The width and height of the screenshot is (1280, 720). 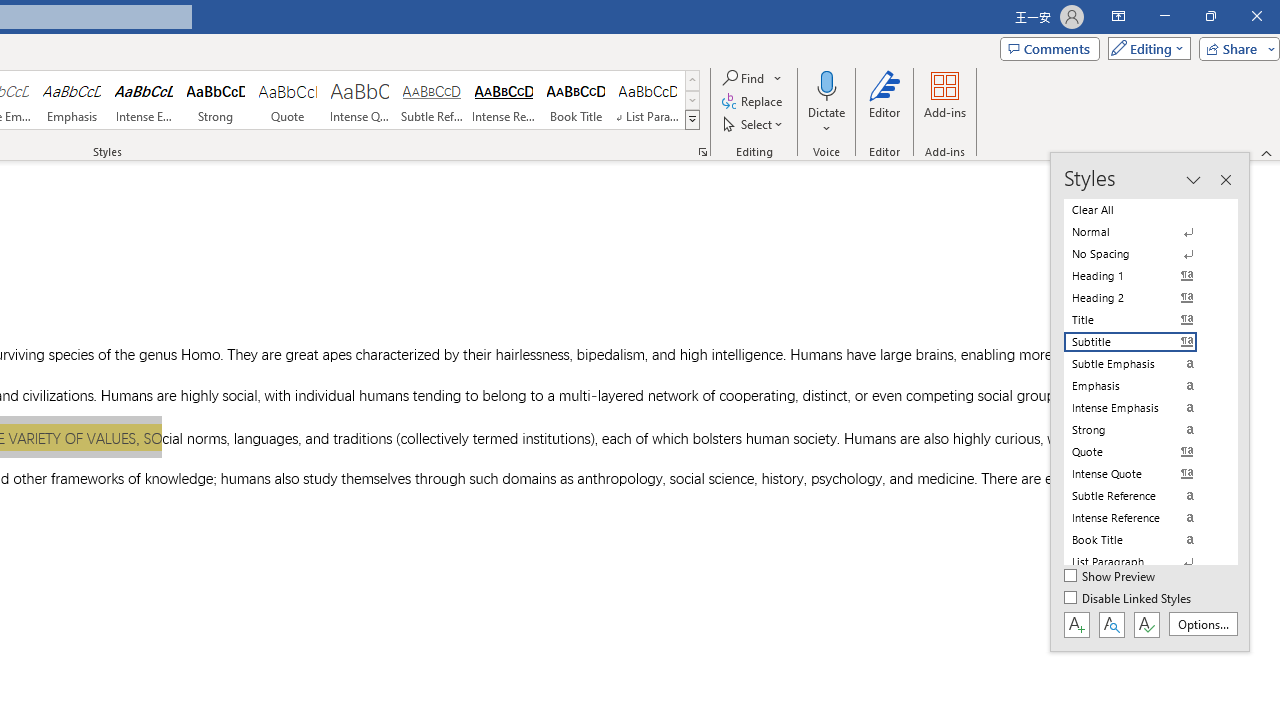 I want to click on 'Row up', so click(x=692, y=79).